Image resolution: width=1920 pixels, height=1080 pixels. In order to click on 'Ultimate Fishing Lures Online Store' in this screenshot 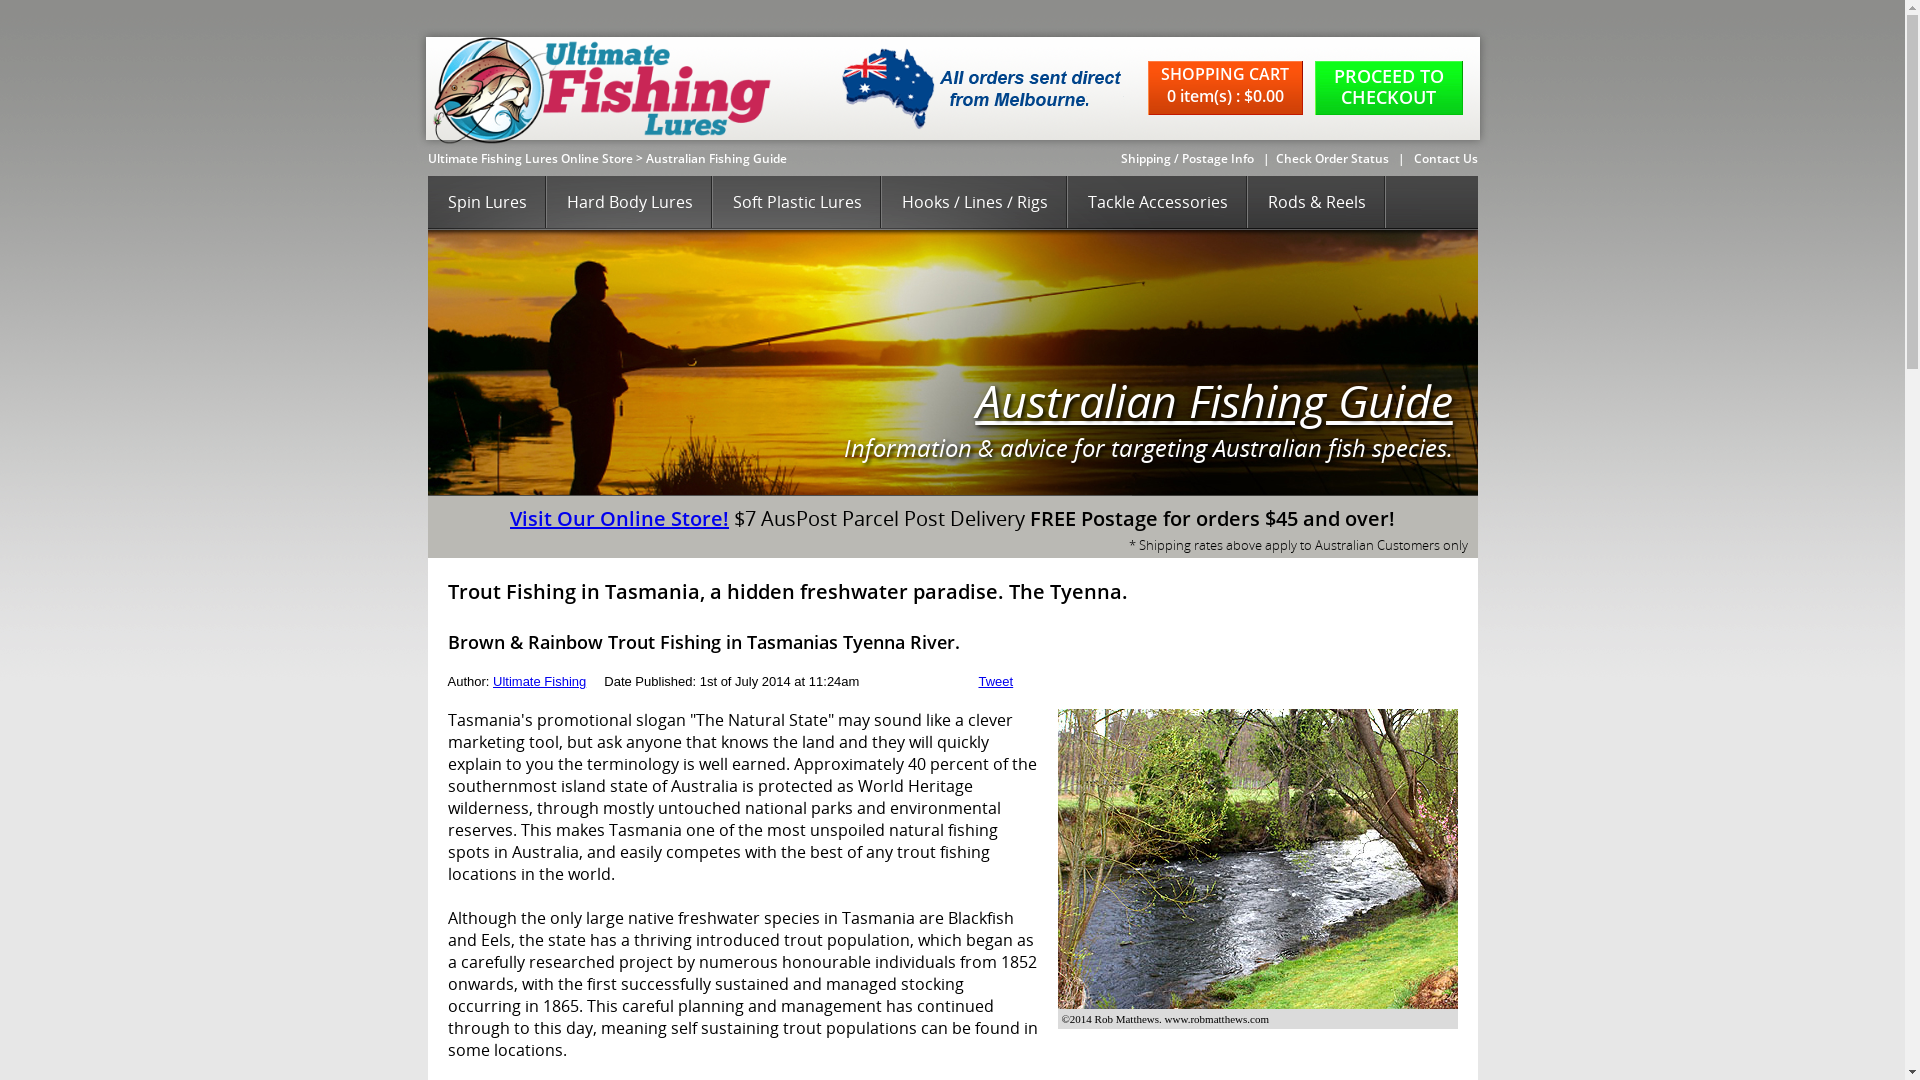, I will do `click(530, 157)`.